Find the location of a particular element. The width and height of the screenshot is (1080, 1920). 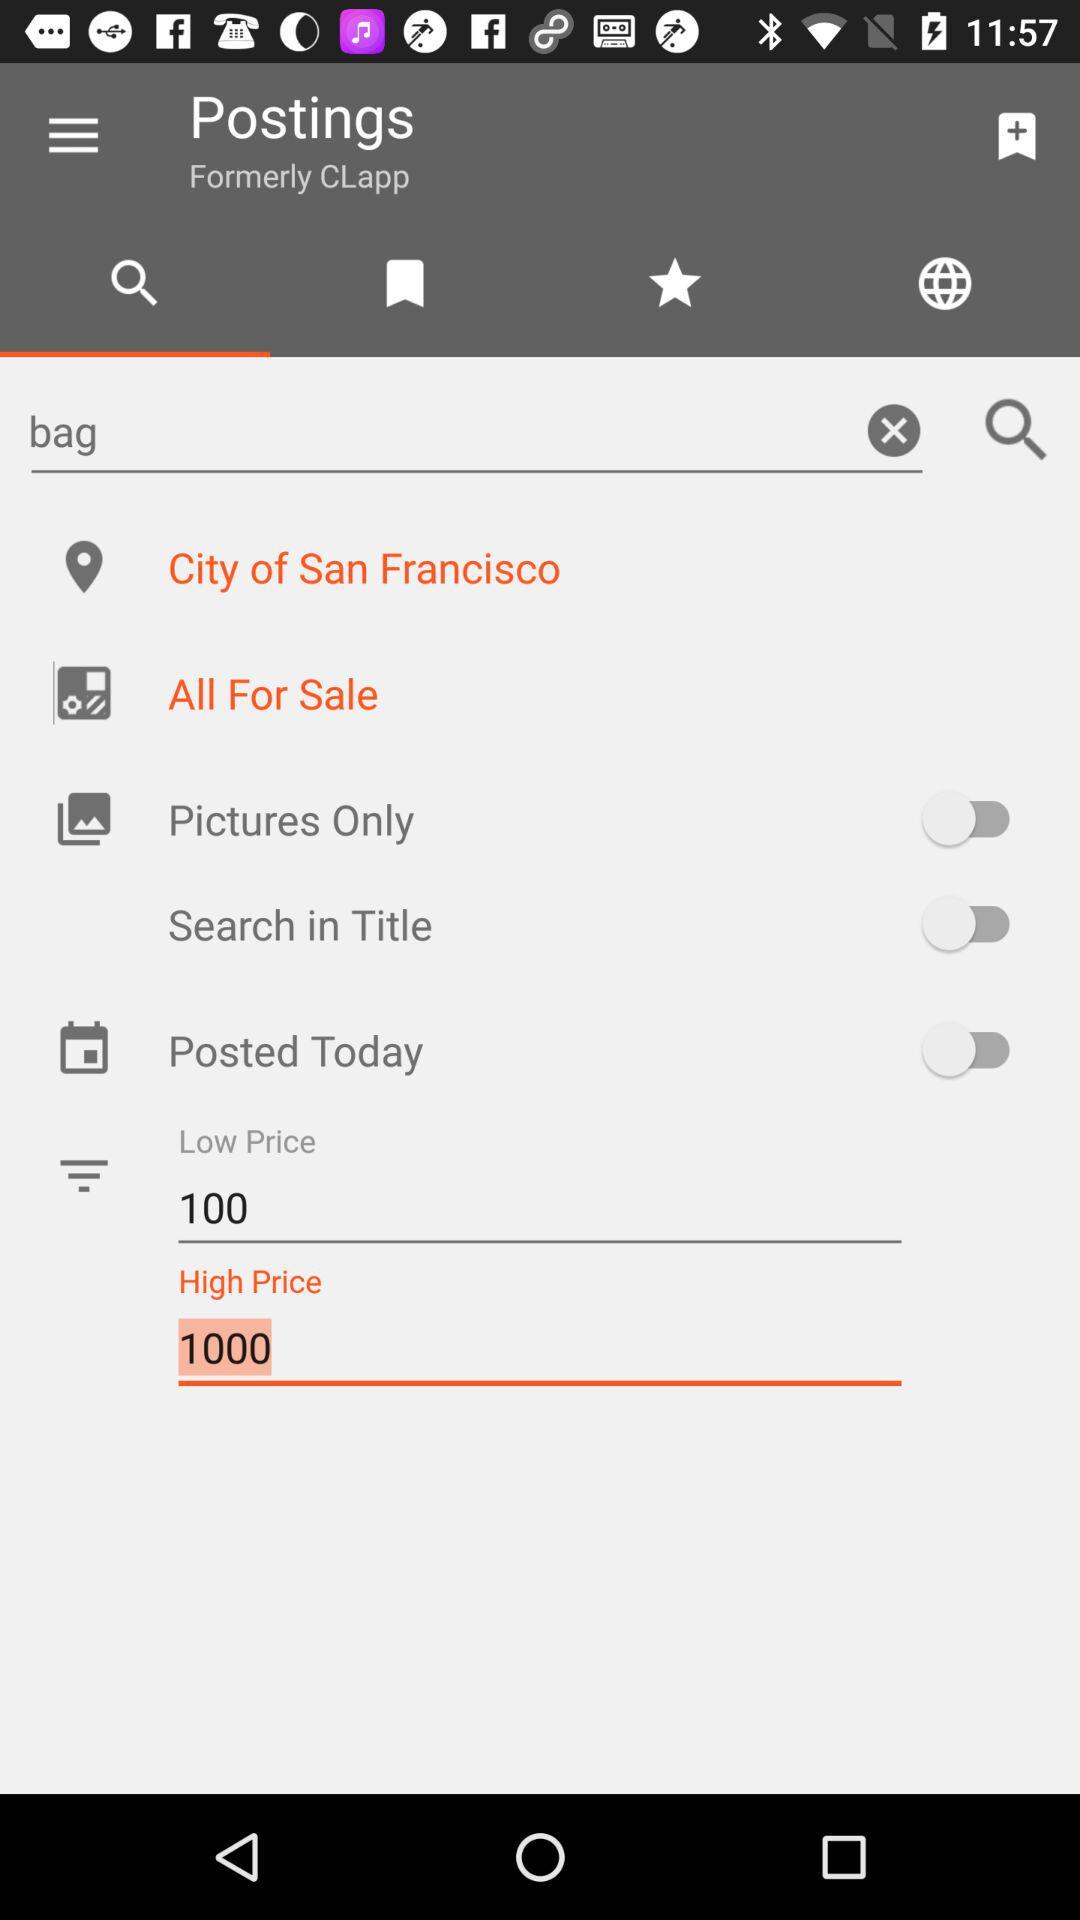

search bar is located at coordinates (1017, 429).